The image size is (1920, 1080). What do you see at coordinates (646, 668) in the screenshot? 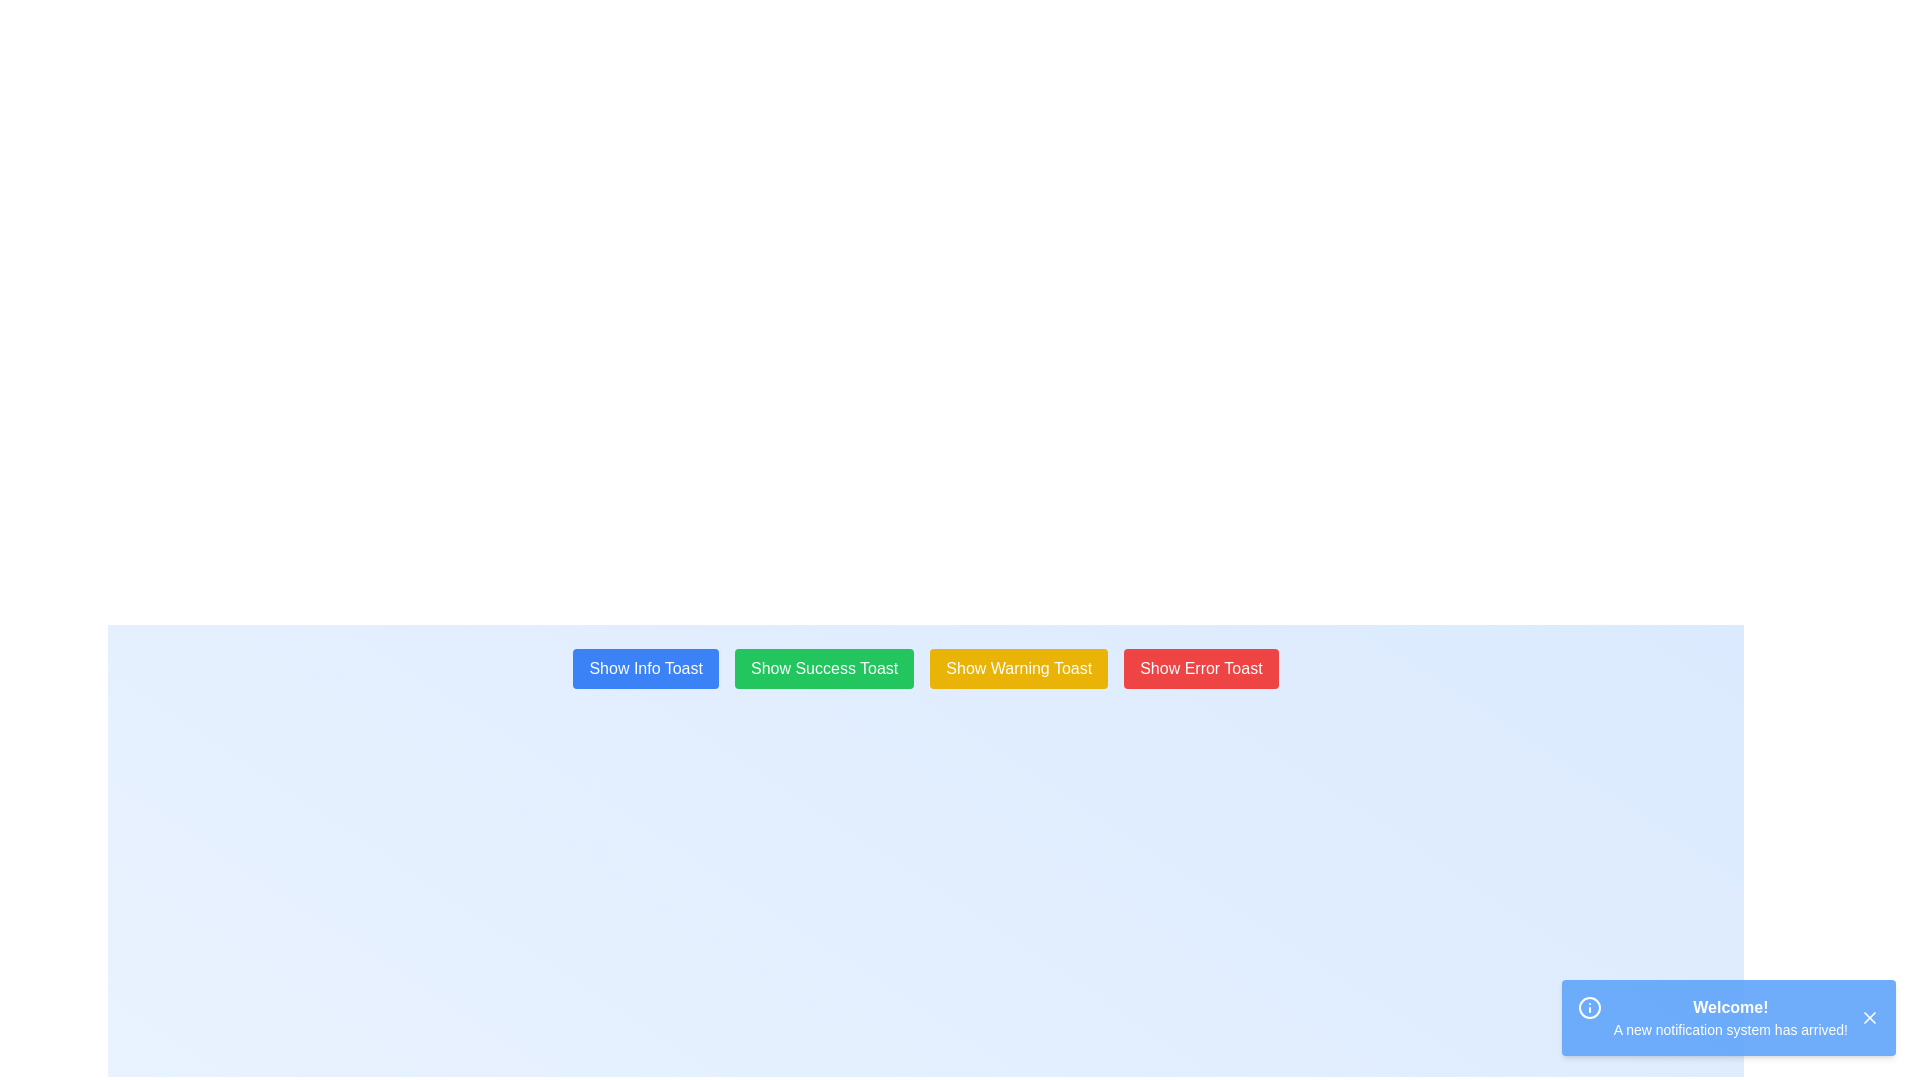
I see `the first button in a horizontal row of four buttons` at bounding box center [646, 668].